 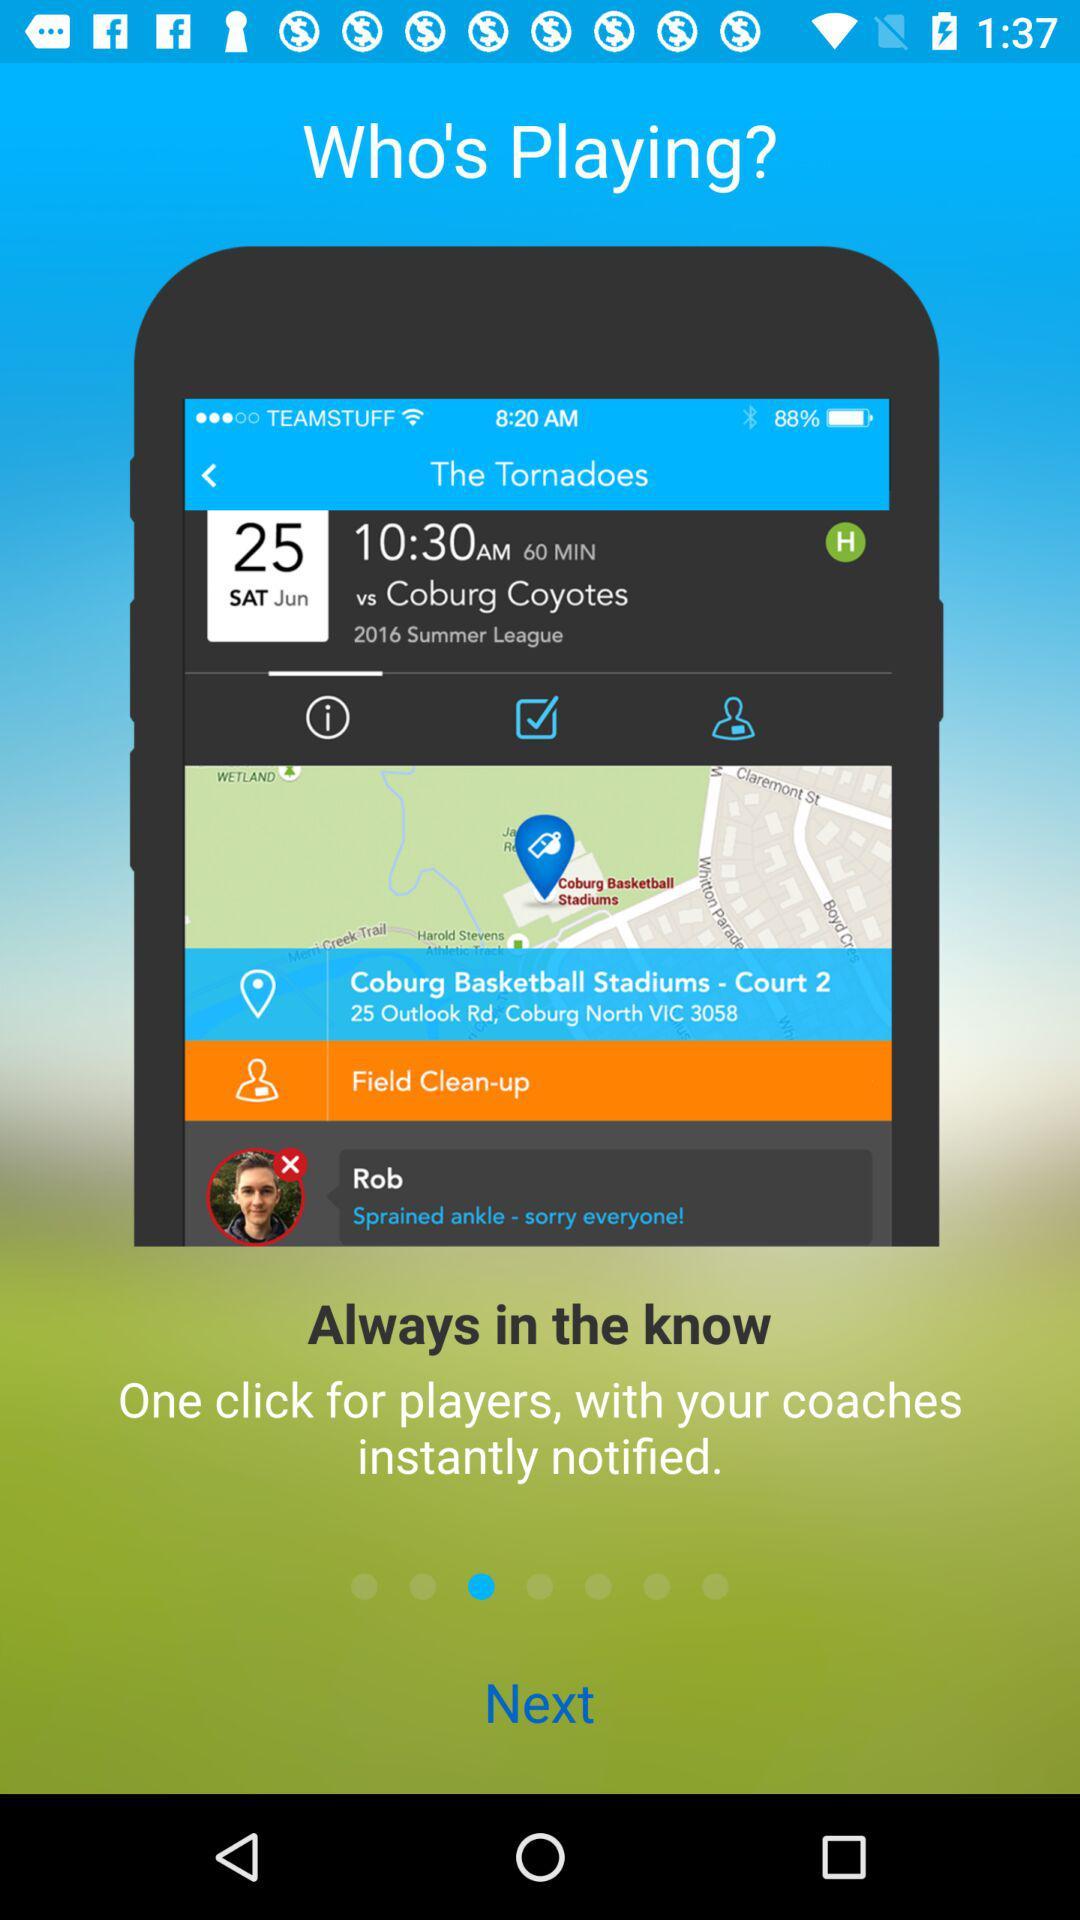 What do you see at coordinates (714, 1585) in the screenshot?
I see `the icon below the one click for item` at bounding box center [714, 1585].